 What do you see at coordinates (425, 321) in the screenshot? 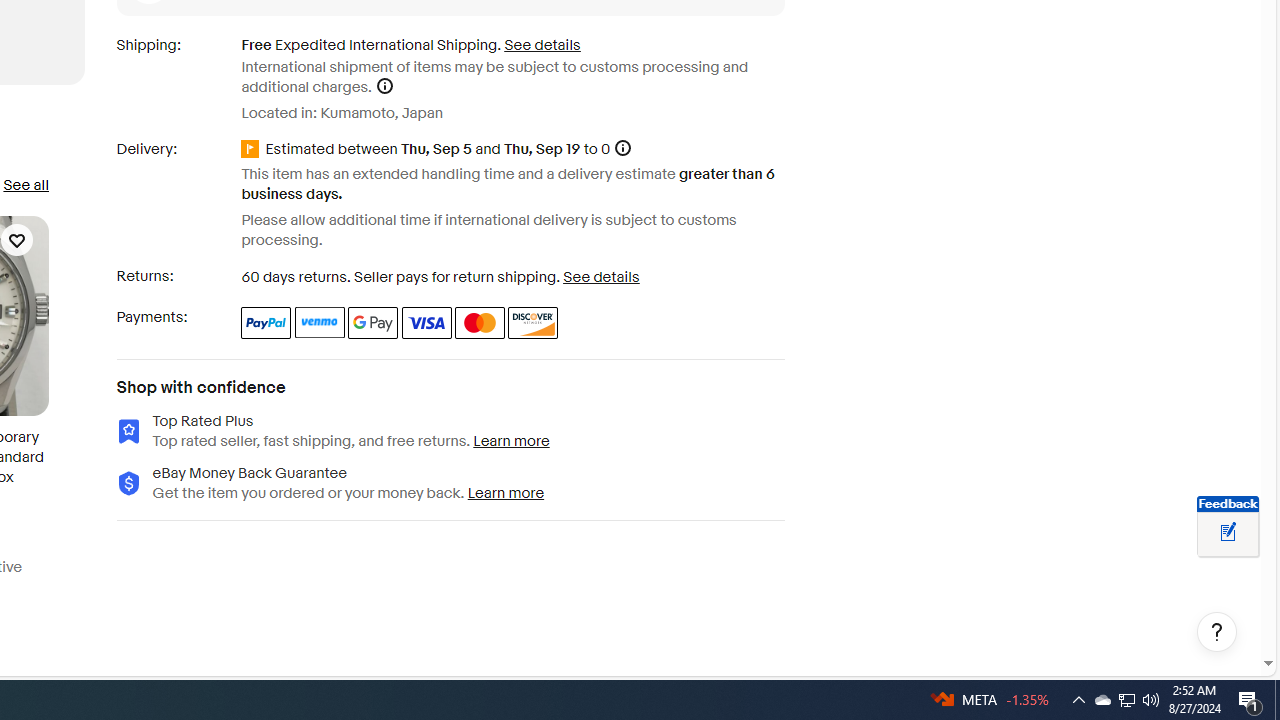
I see `'Visa'` at bounding box center [425, 321].